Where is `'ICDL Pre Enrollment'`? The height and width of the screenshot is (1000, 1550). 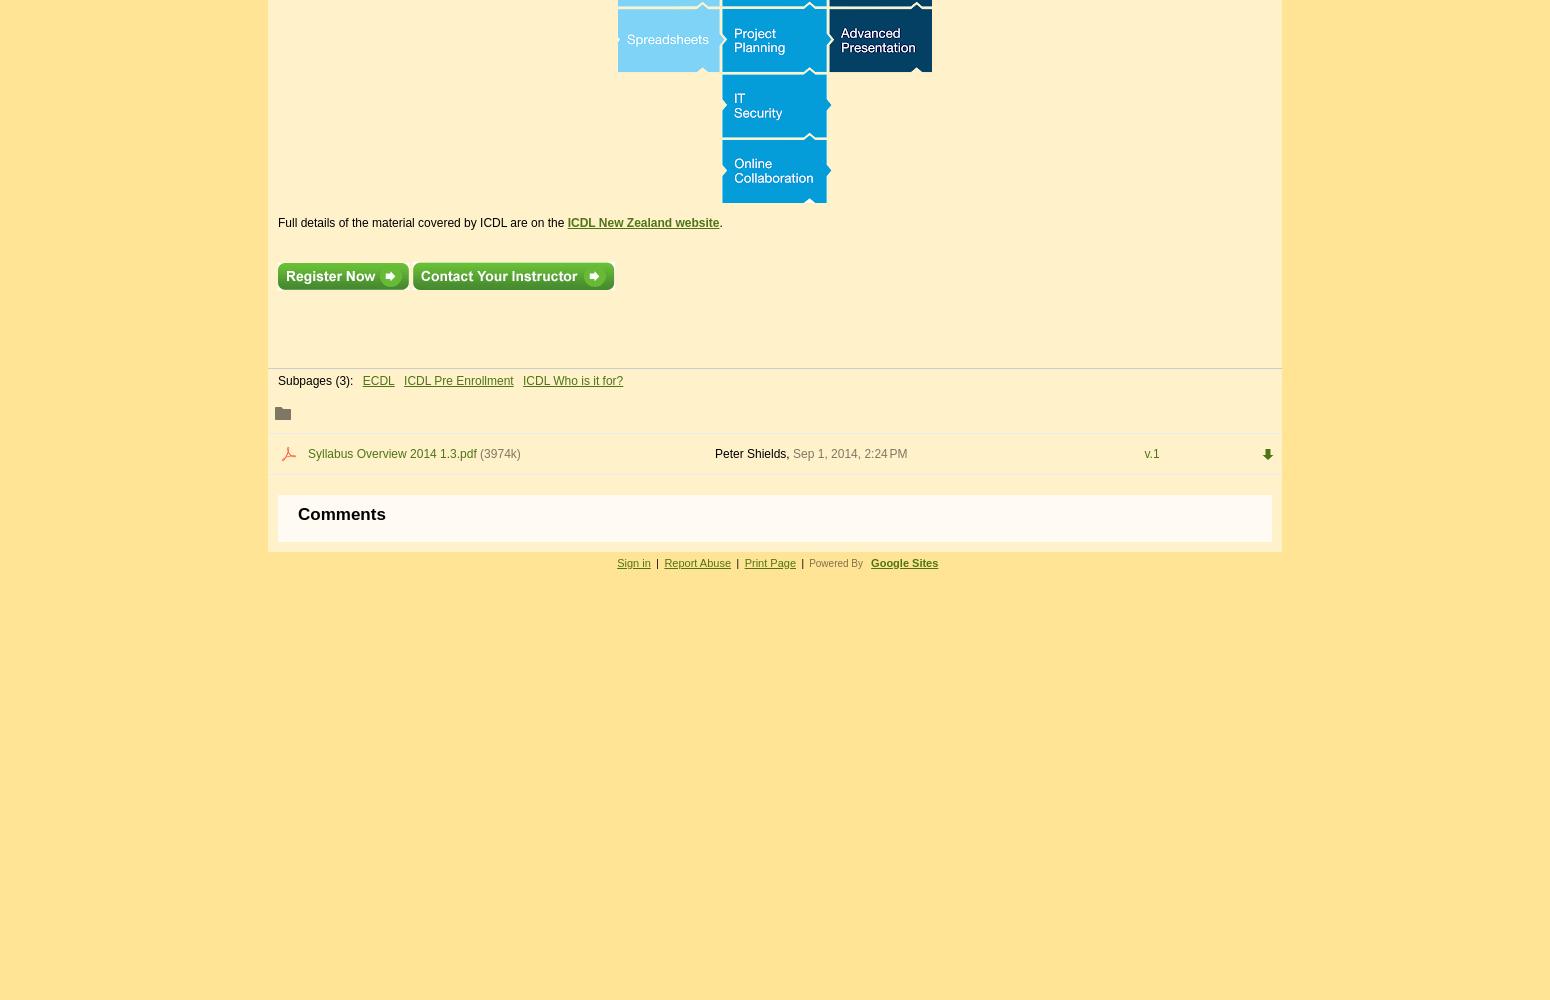
'ICDL Pre Enrollment' is located at coordinates (458, 380).